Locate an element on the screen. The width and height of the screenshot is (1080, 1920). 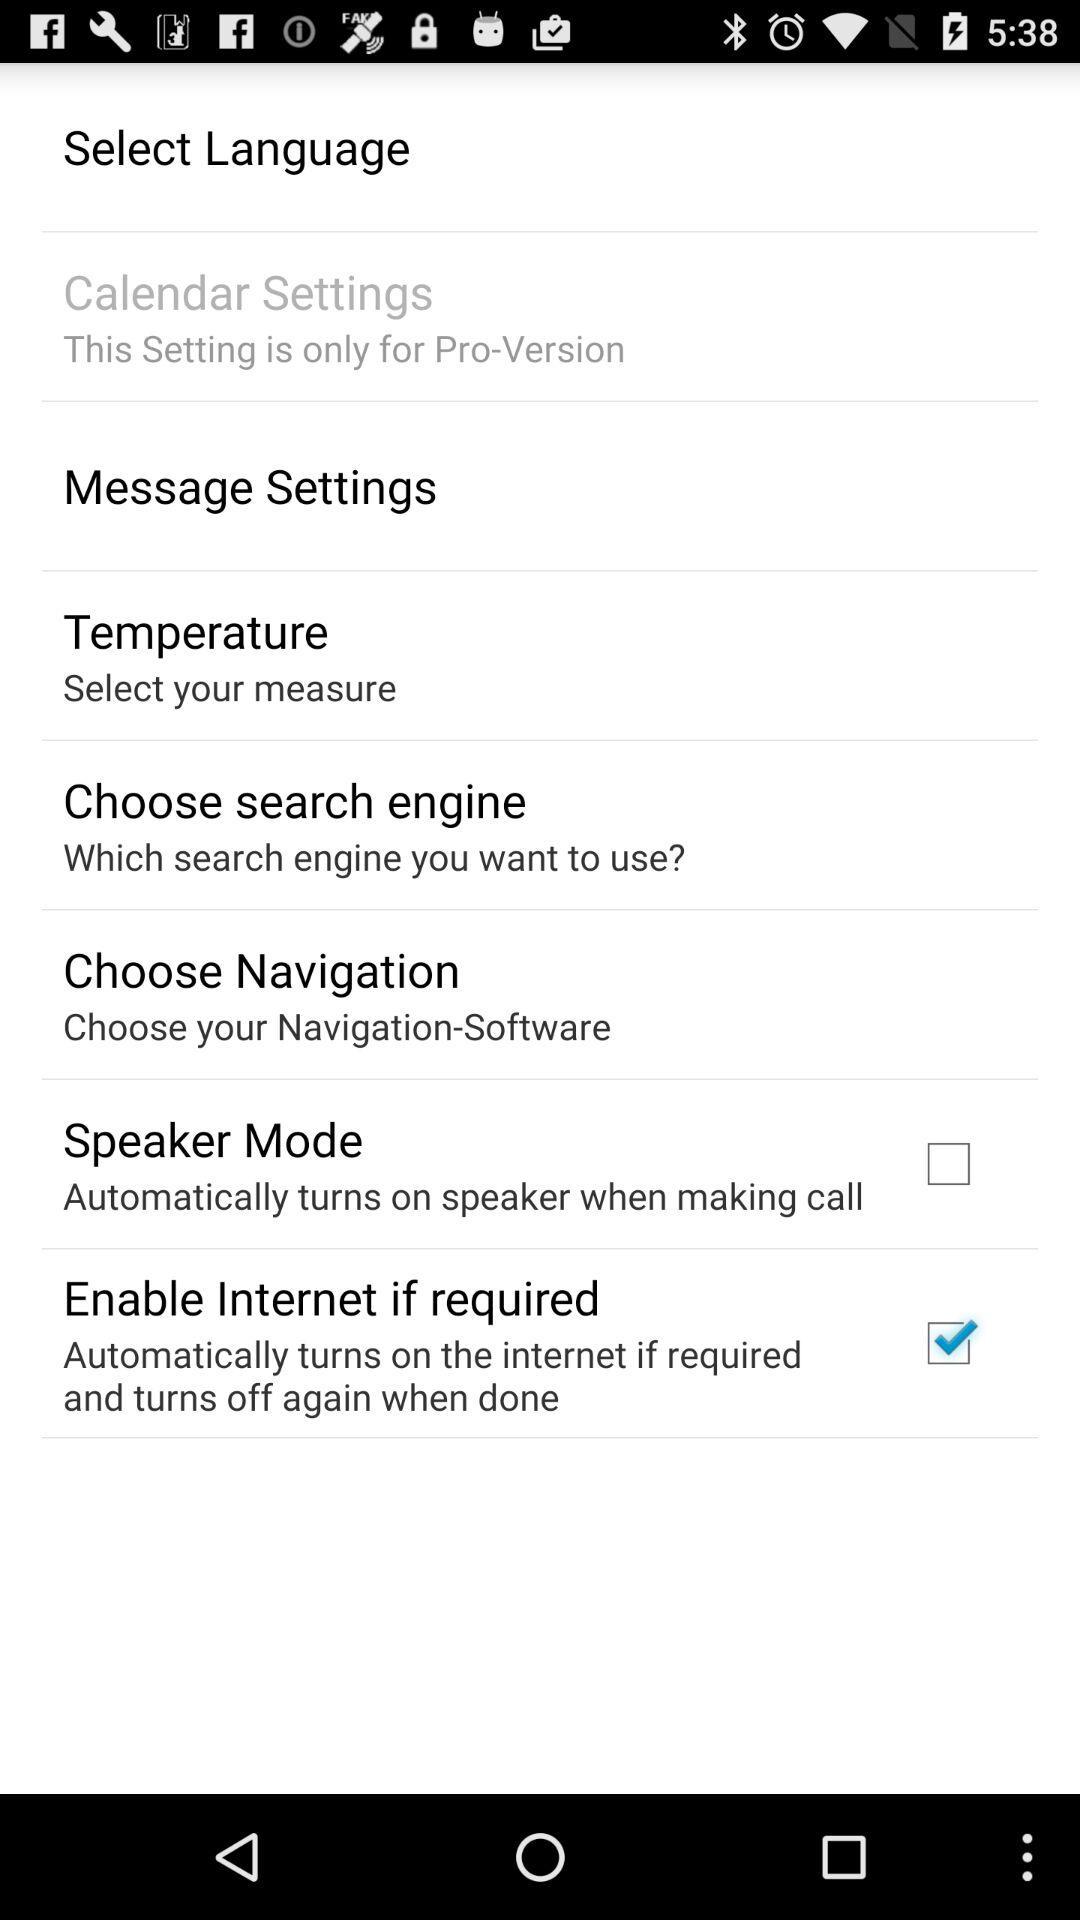
the item above the select your measure app is located at coordinates (195, 629).